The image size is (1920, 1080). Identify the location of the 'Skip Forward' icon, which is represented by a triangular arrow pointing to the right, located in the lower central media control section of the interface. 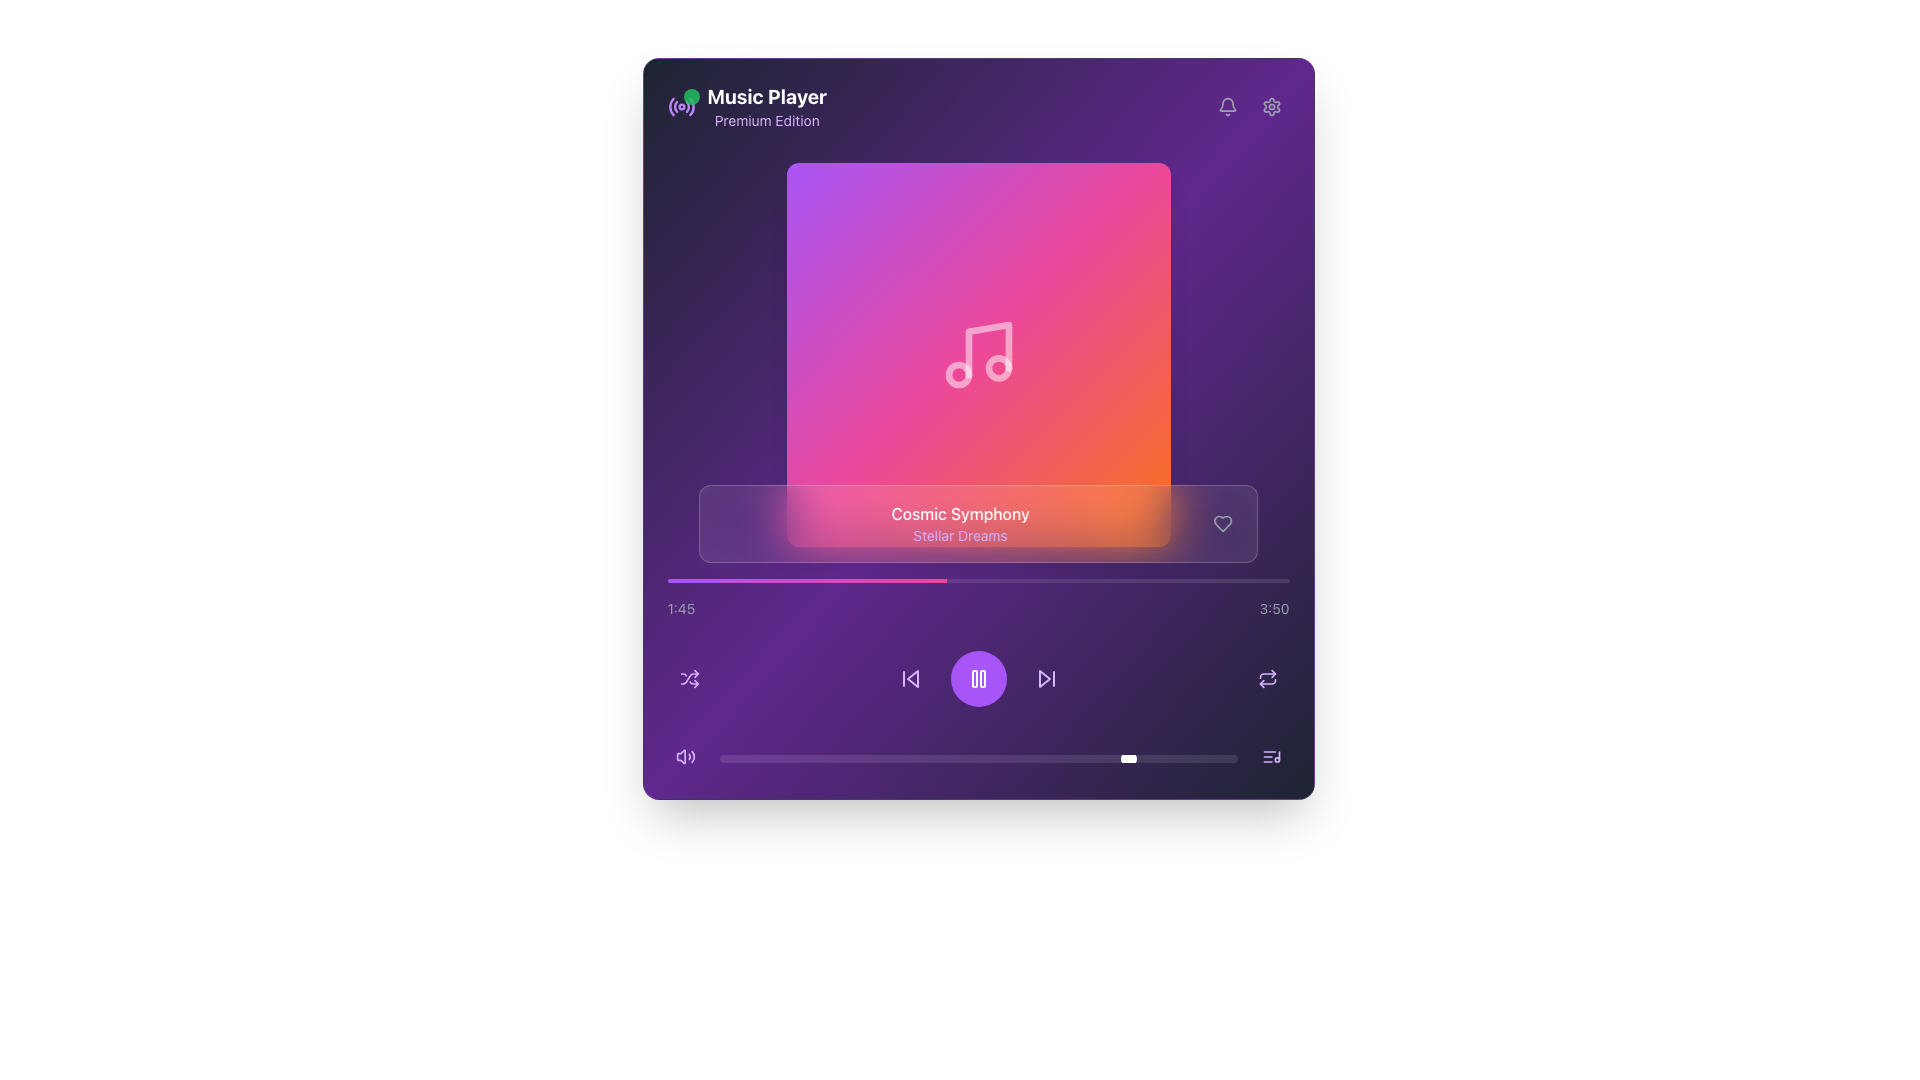
(1043, 677).